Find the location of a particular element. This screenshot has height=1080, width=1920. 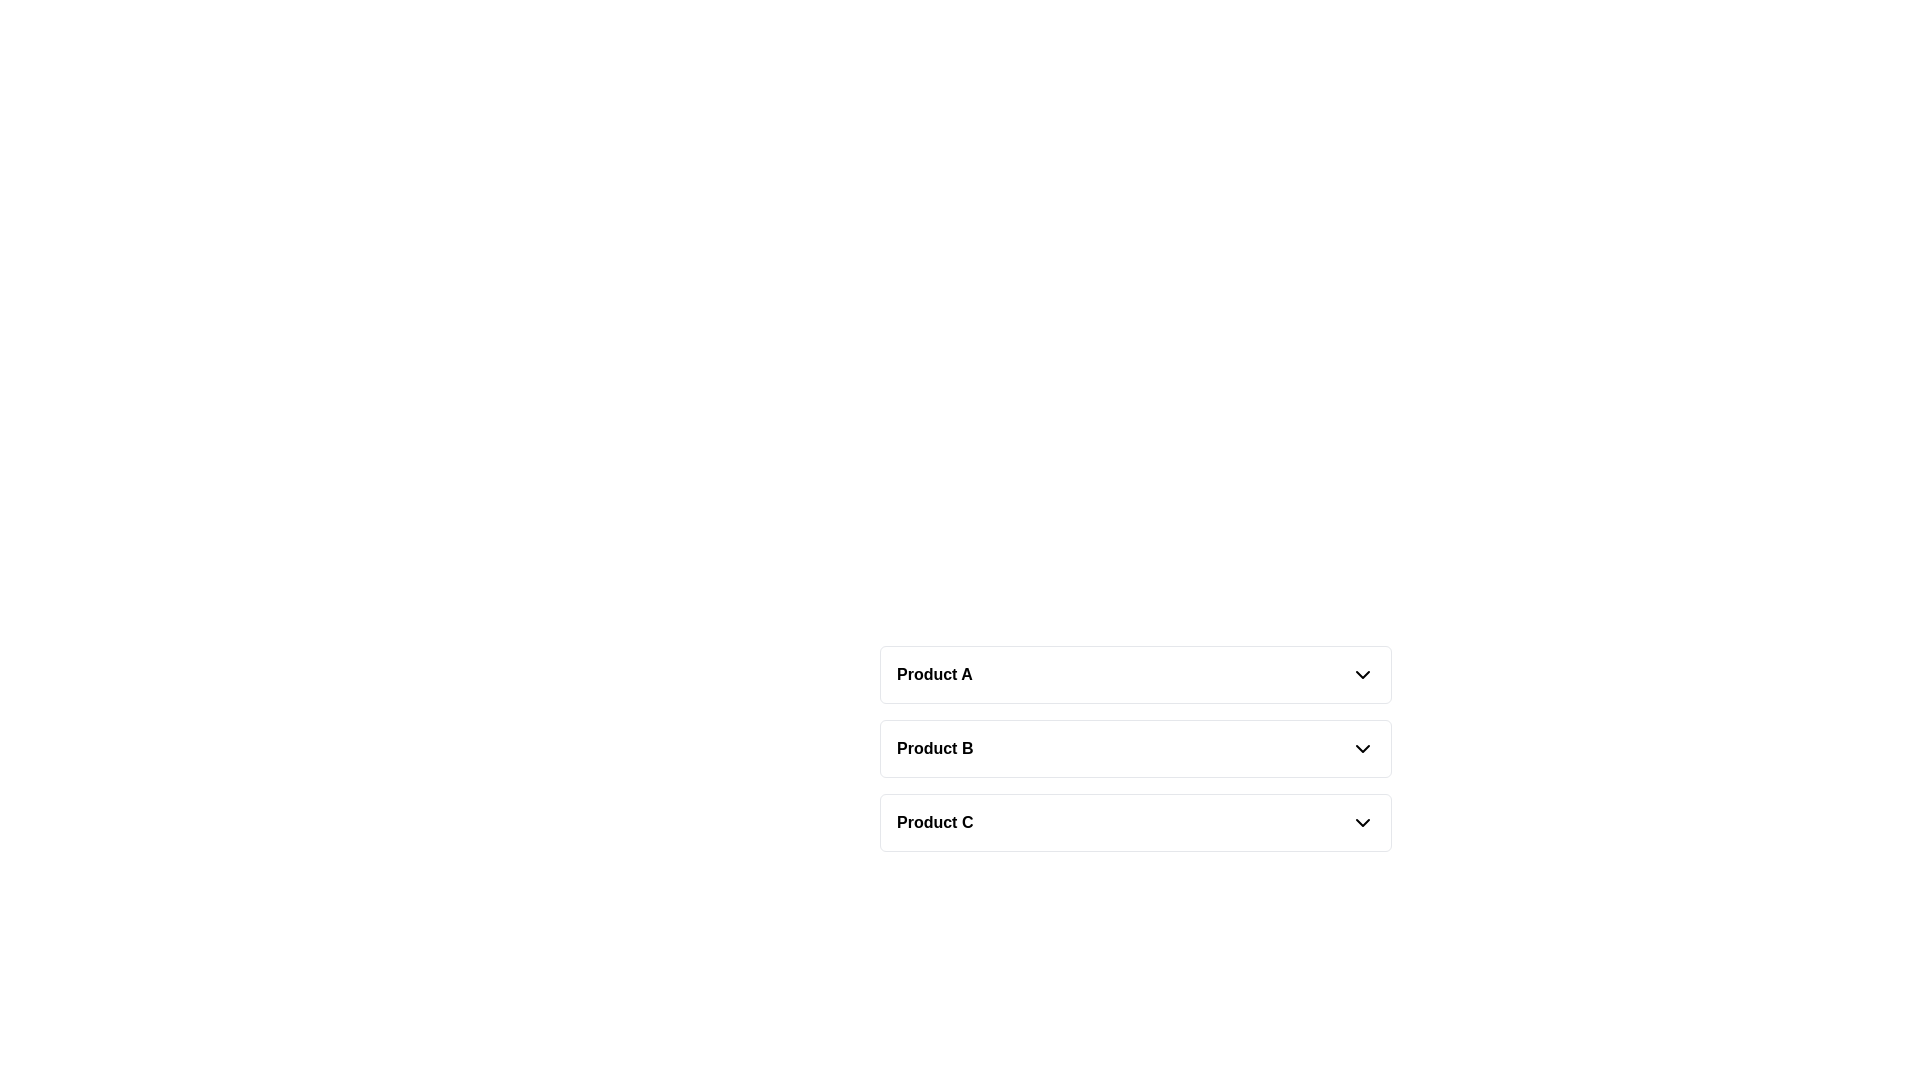

the text label for the first product in the list is located at coordinates (933, 675).